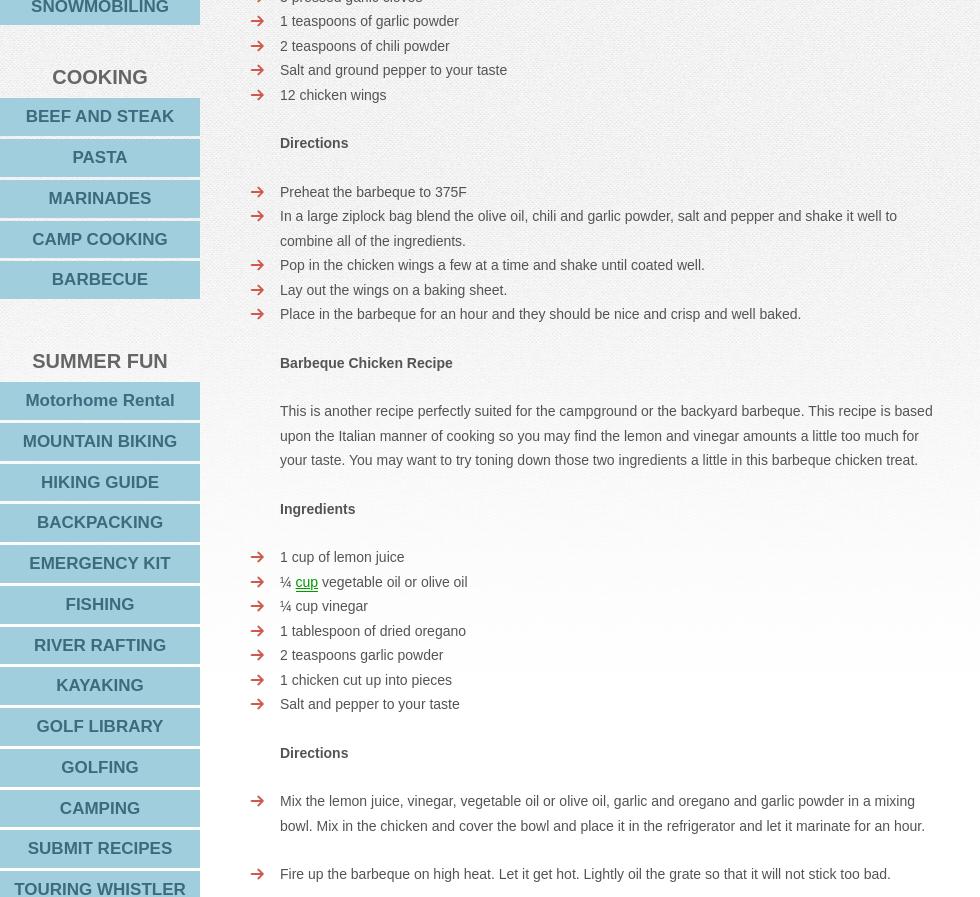 The height and width of the screenshot is (897, 980). Describe the element at coordinates (588, 227) in the screenshot. I see `'In a large ziplock bag blend the olive oil, chili and garlic powder, salt and pepper and shake it well to combine all of the ingredients.'` at that location.